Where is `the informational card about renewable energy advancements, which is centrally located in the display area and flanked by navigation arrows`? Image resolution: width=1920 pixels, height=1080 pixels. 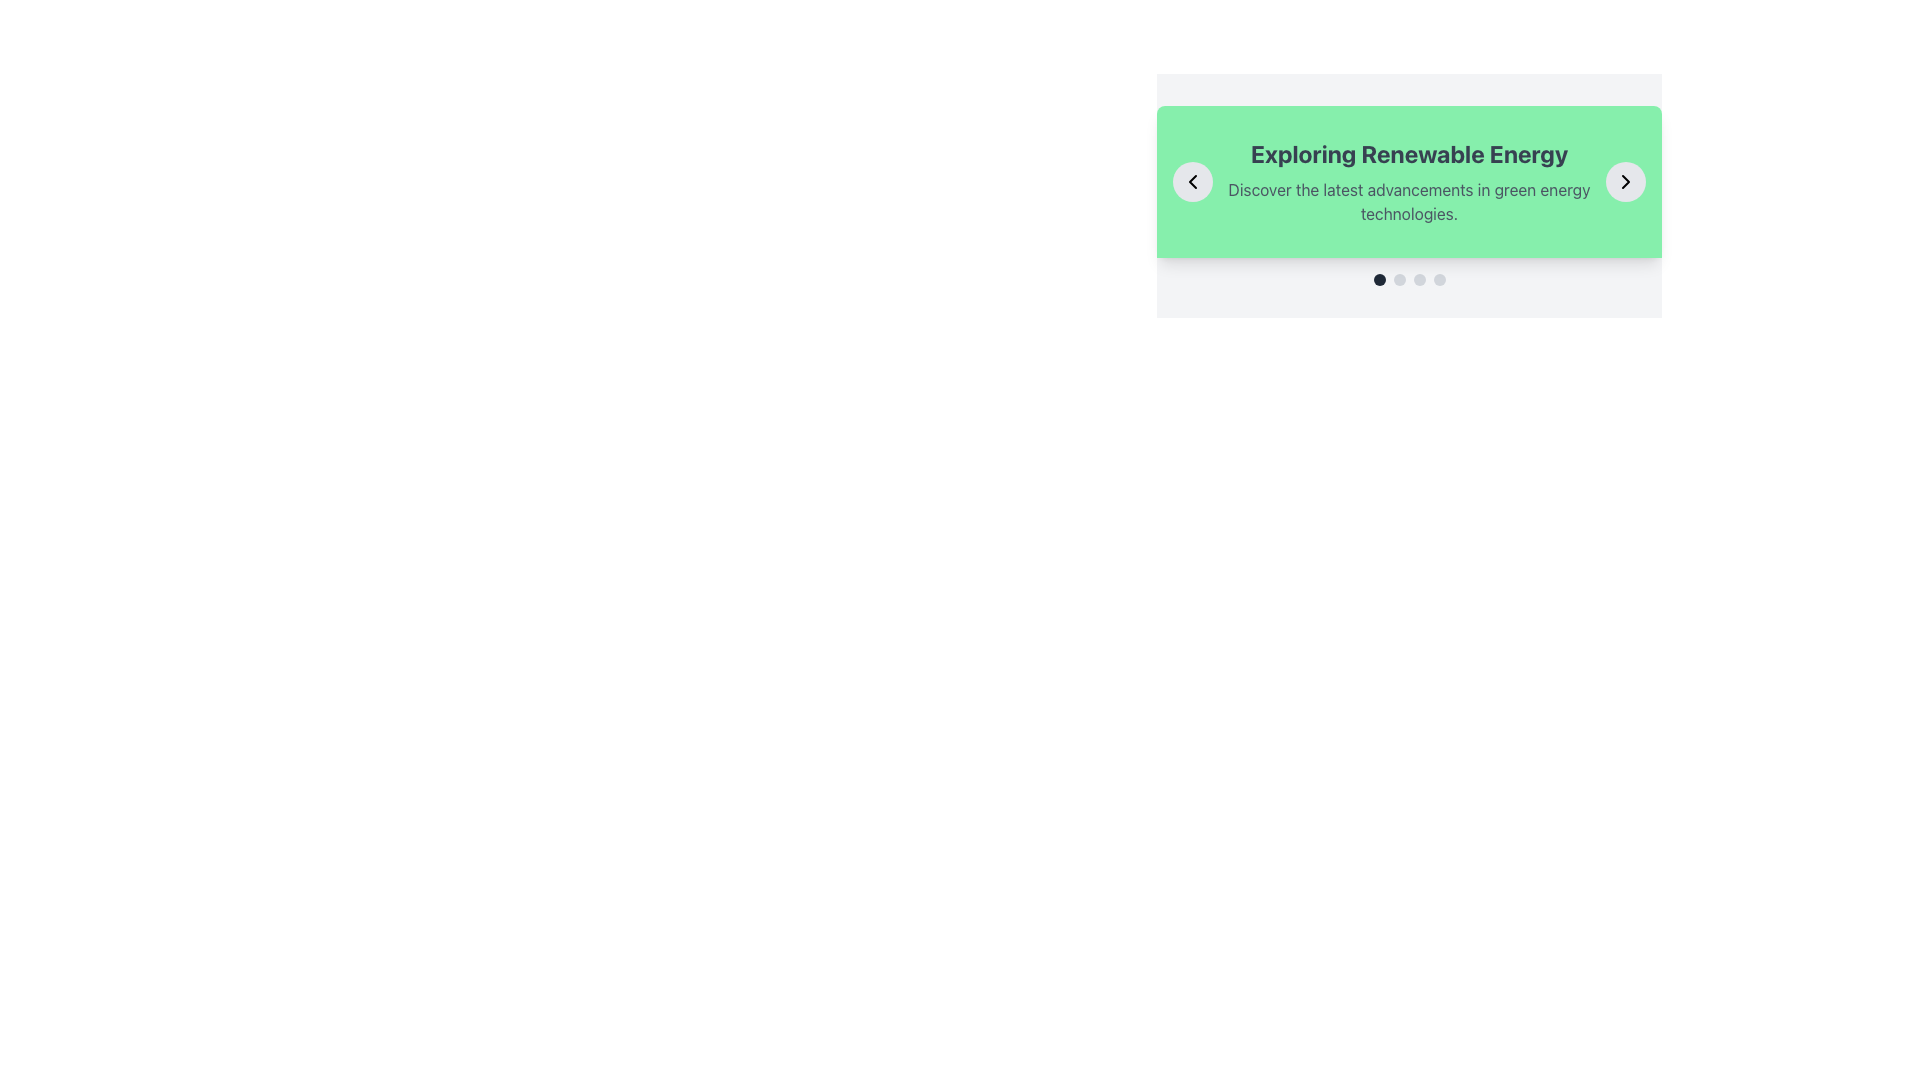
the informational card about renewable energy advancements, which is centrally located in the display area and flanked by navigation arrows is located at coordinates (1408, 181).